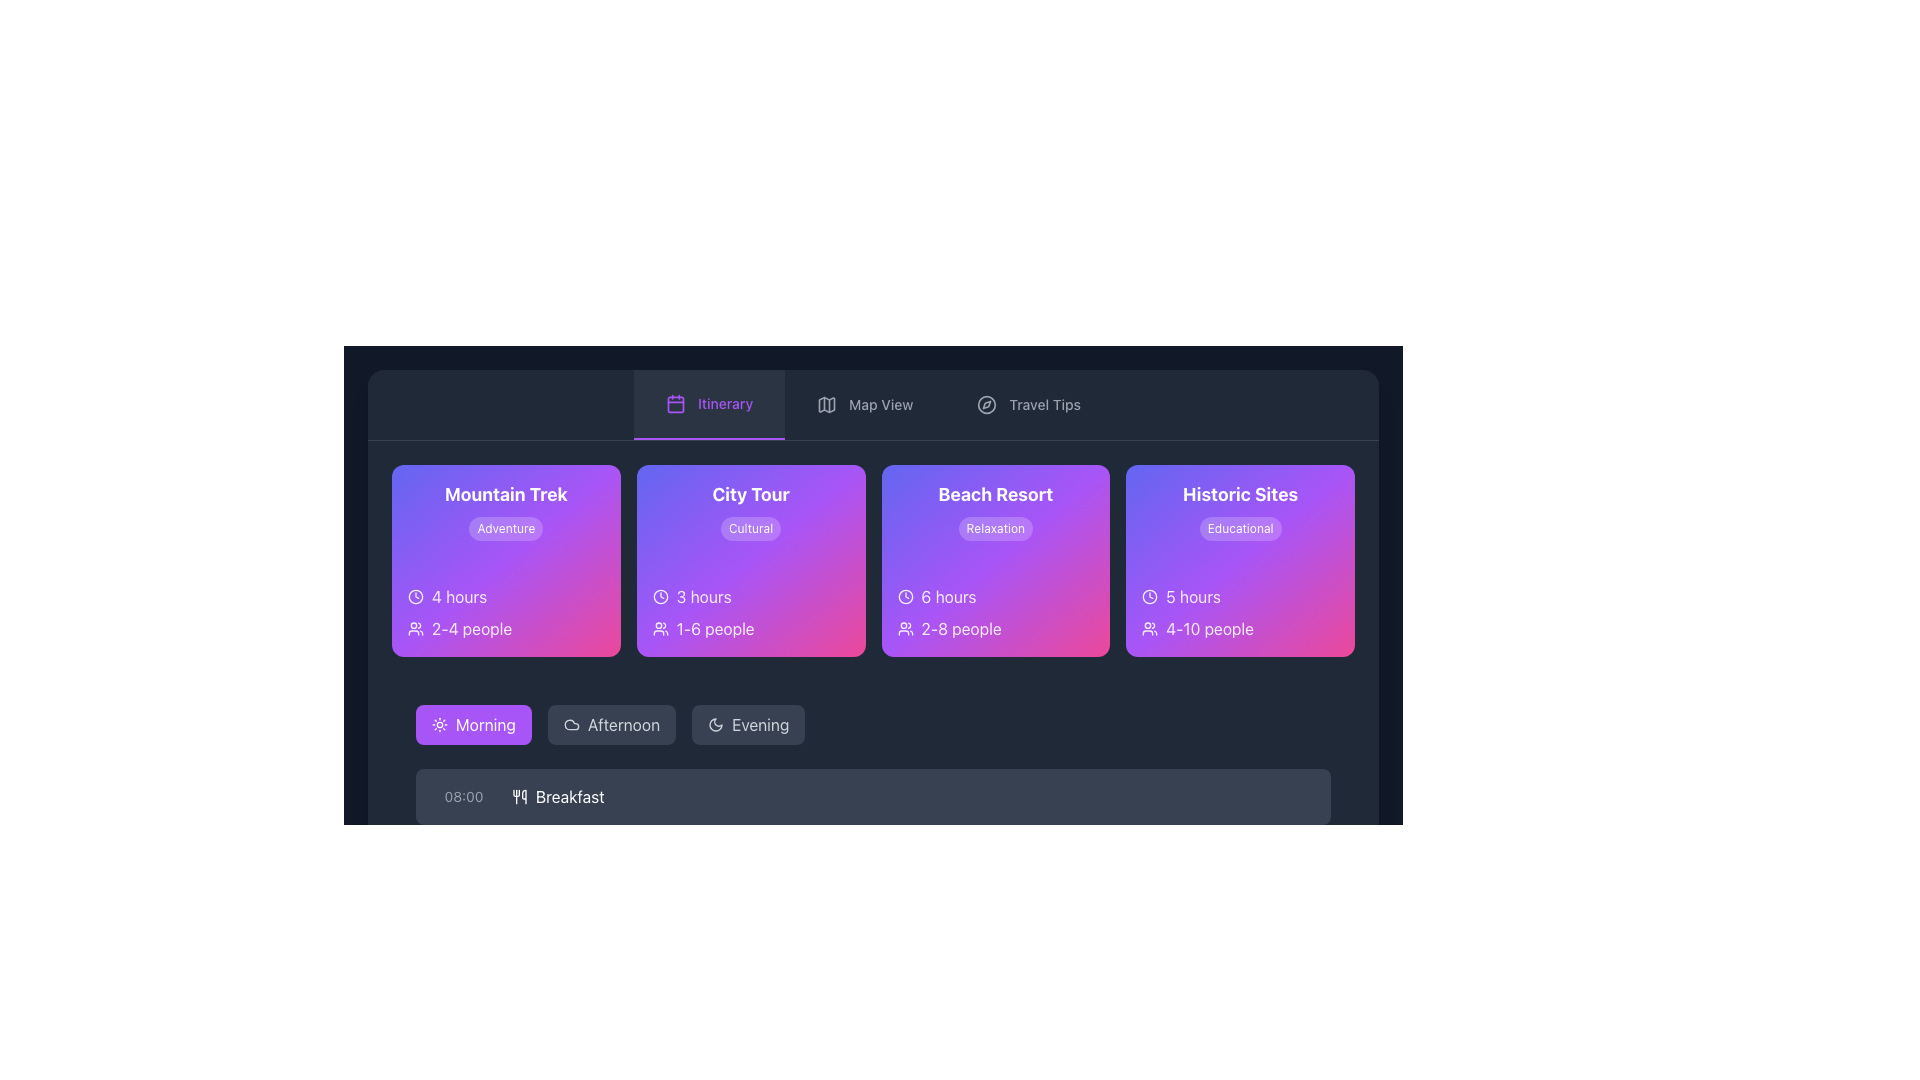 The height and width of the screenshot is (1080, 1920). Describe the element at coordinates (865, 405) in the screenshot. I see `the 'Map View' button located in the navigation bar` at that location.